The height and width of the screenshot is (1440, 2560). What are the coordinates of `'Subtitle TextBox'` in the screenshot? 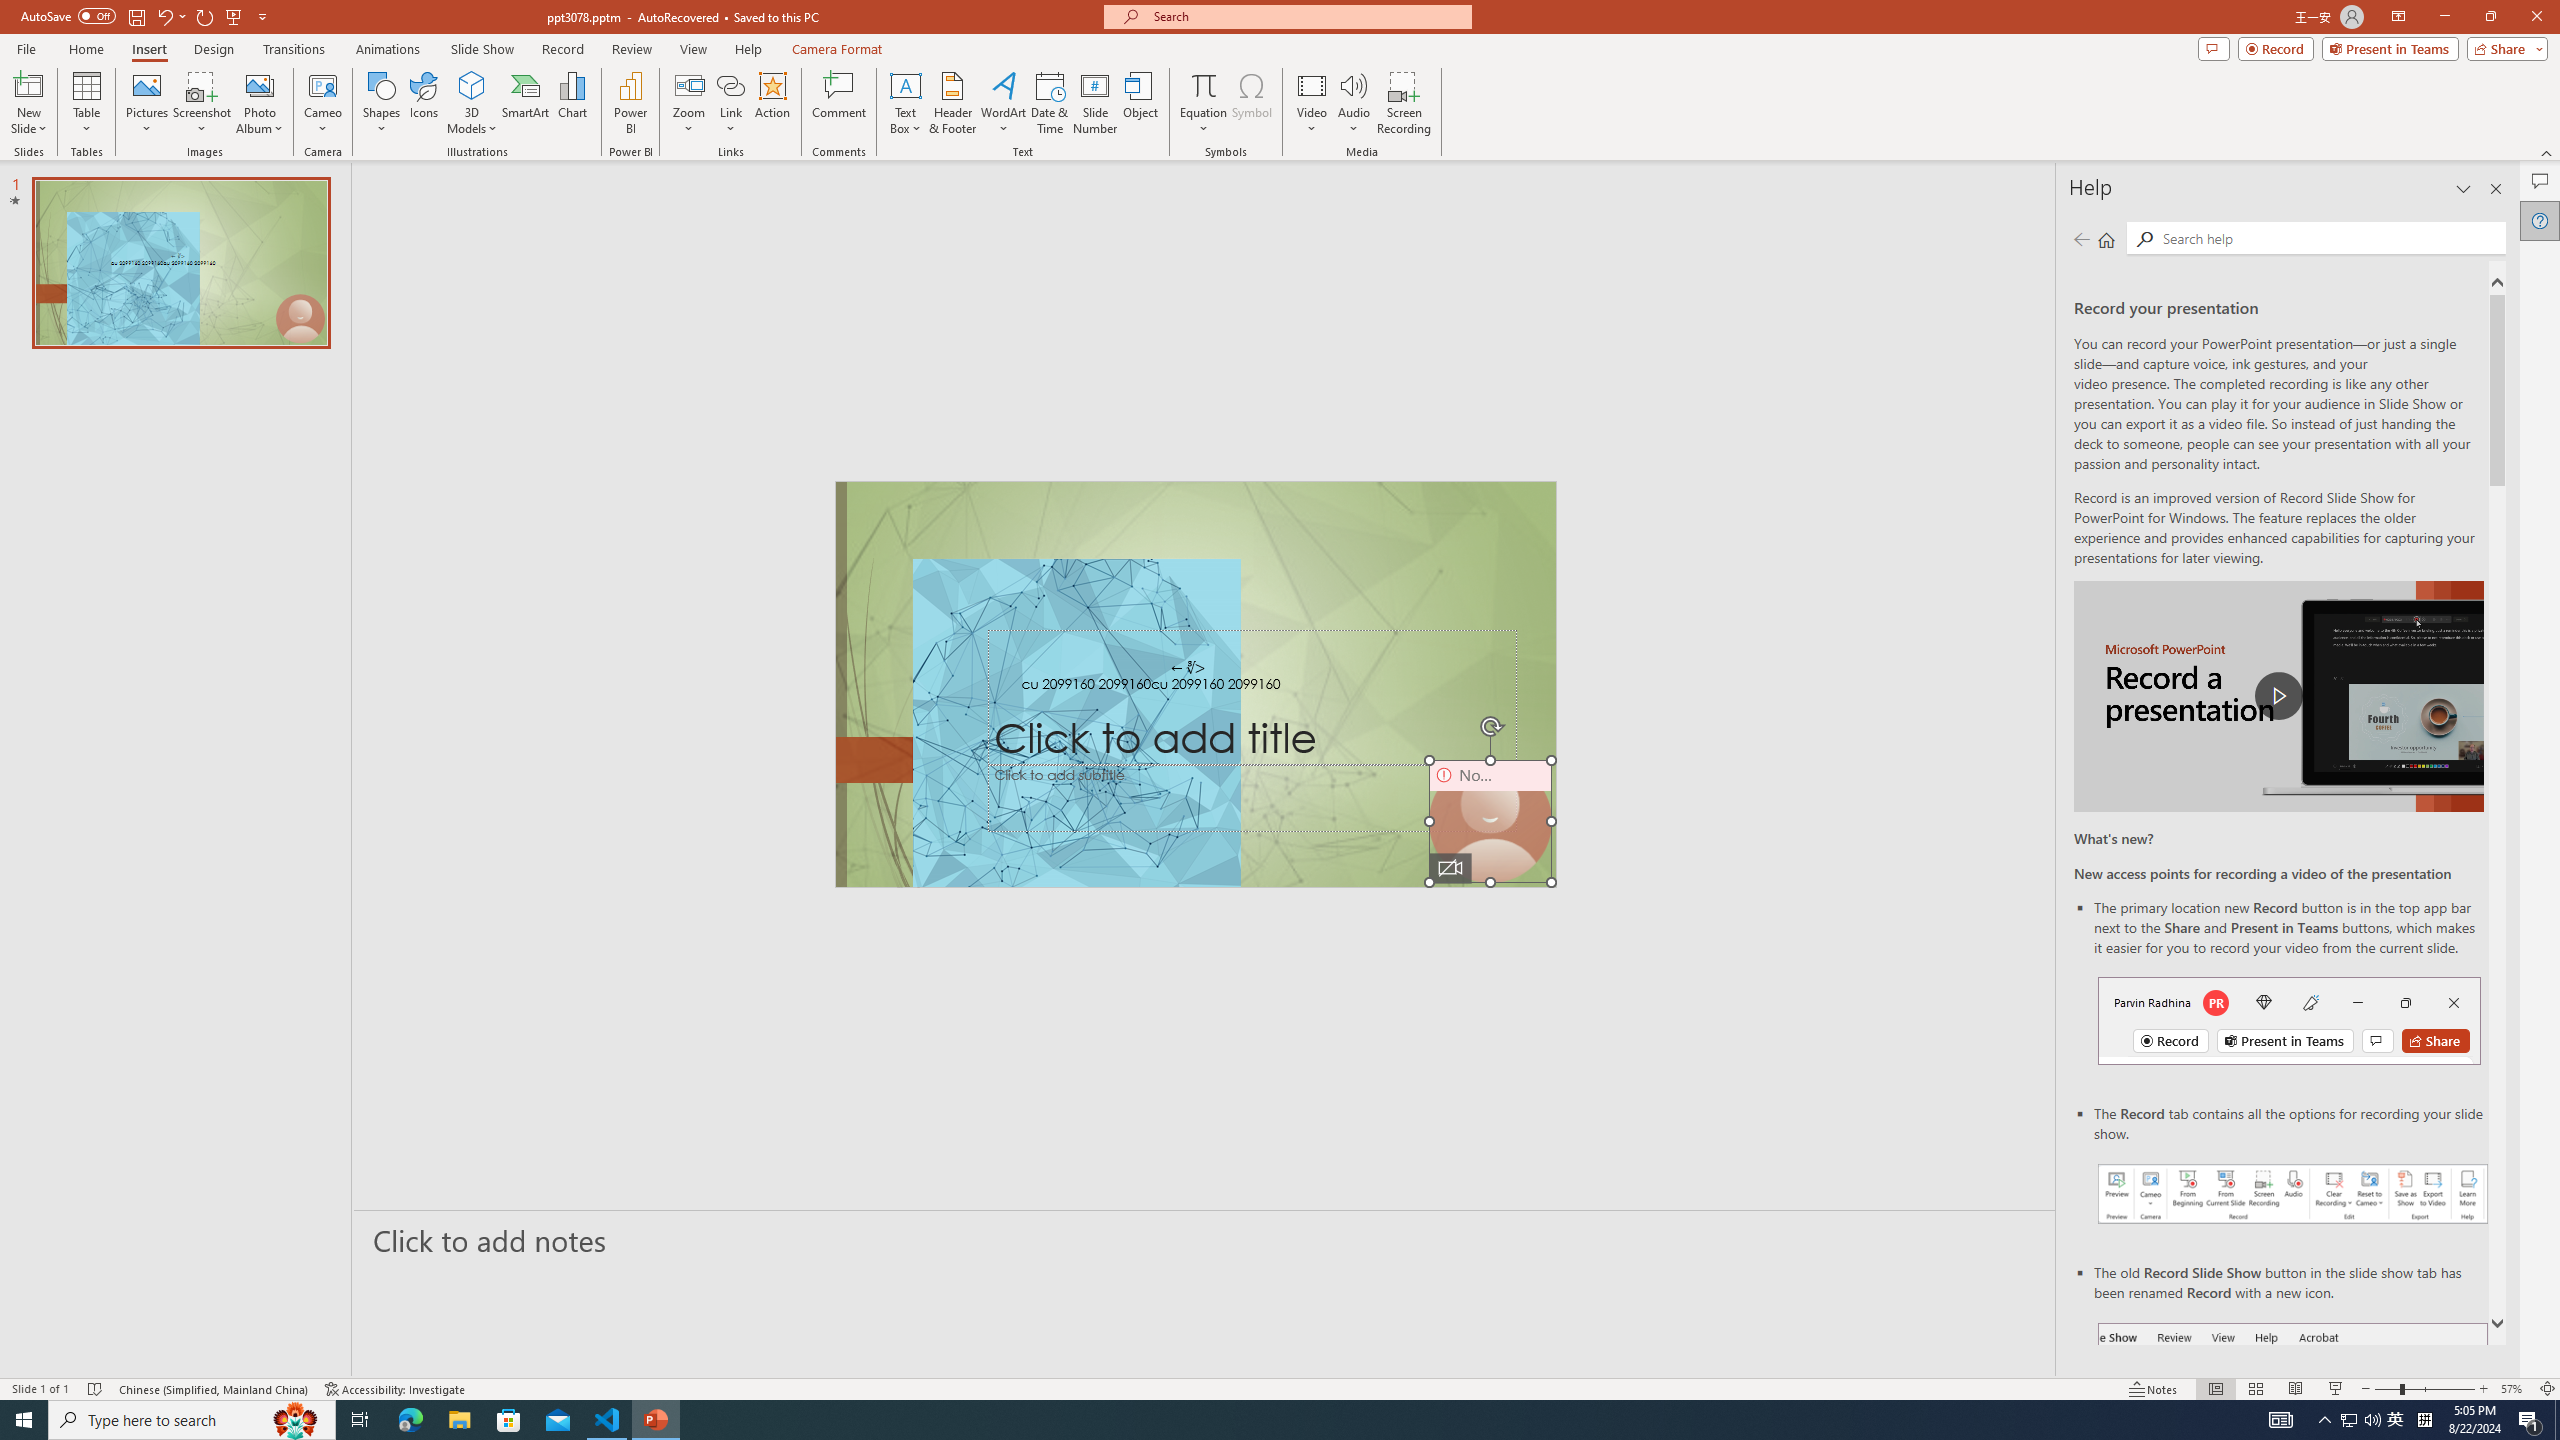 It's located at (1252, 797).